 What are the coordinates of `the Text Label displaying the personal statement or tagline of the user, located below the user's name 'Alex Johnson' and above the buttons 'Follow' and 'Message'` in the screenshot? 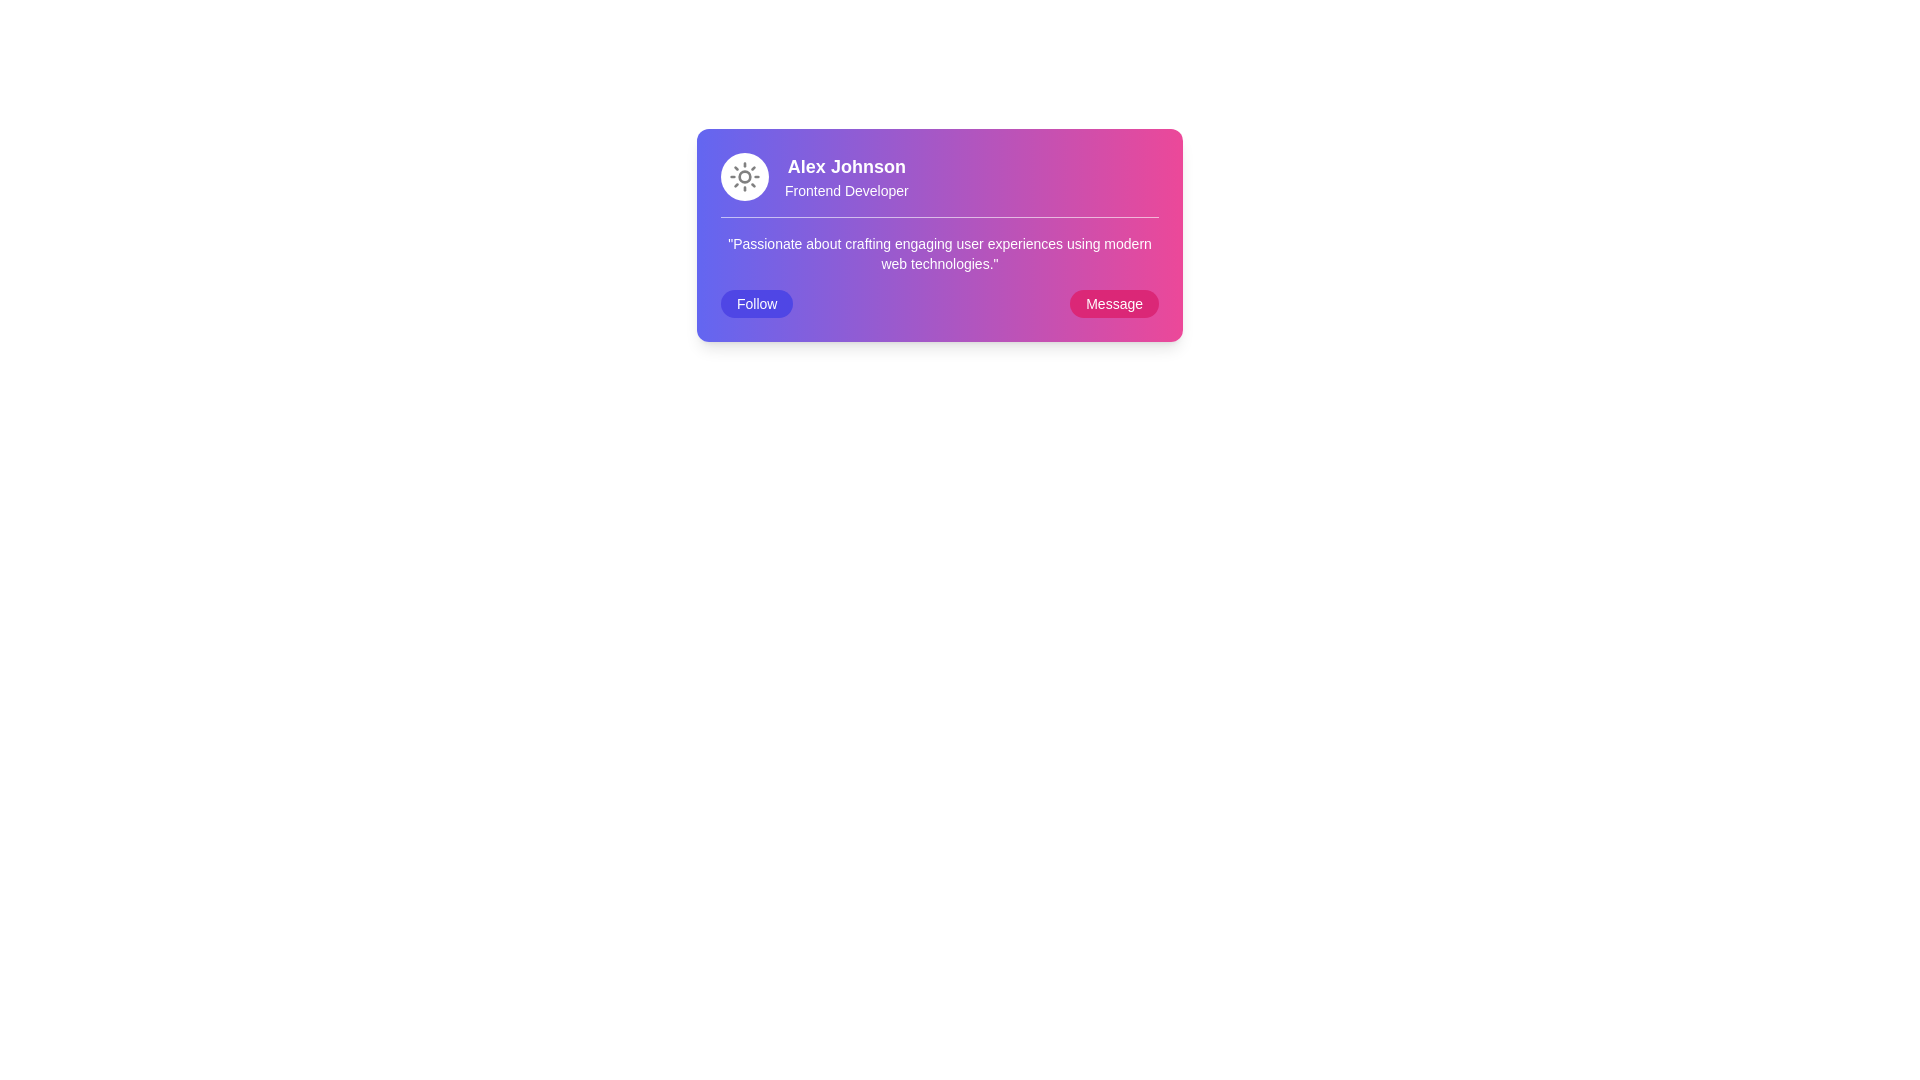 It's located at (939, 266).